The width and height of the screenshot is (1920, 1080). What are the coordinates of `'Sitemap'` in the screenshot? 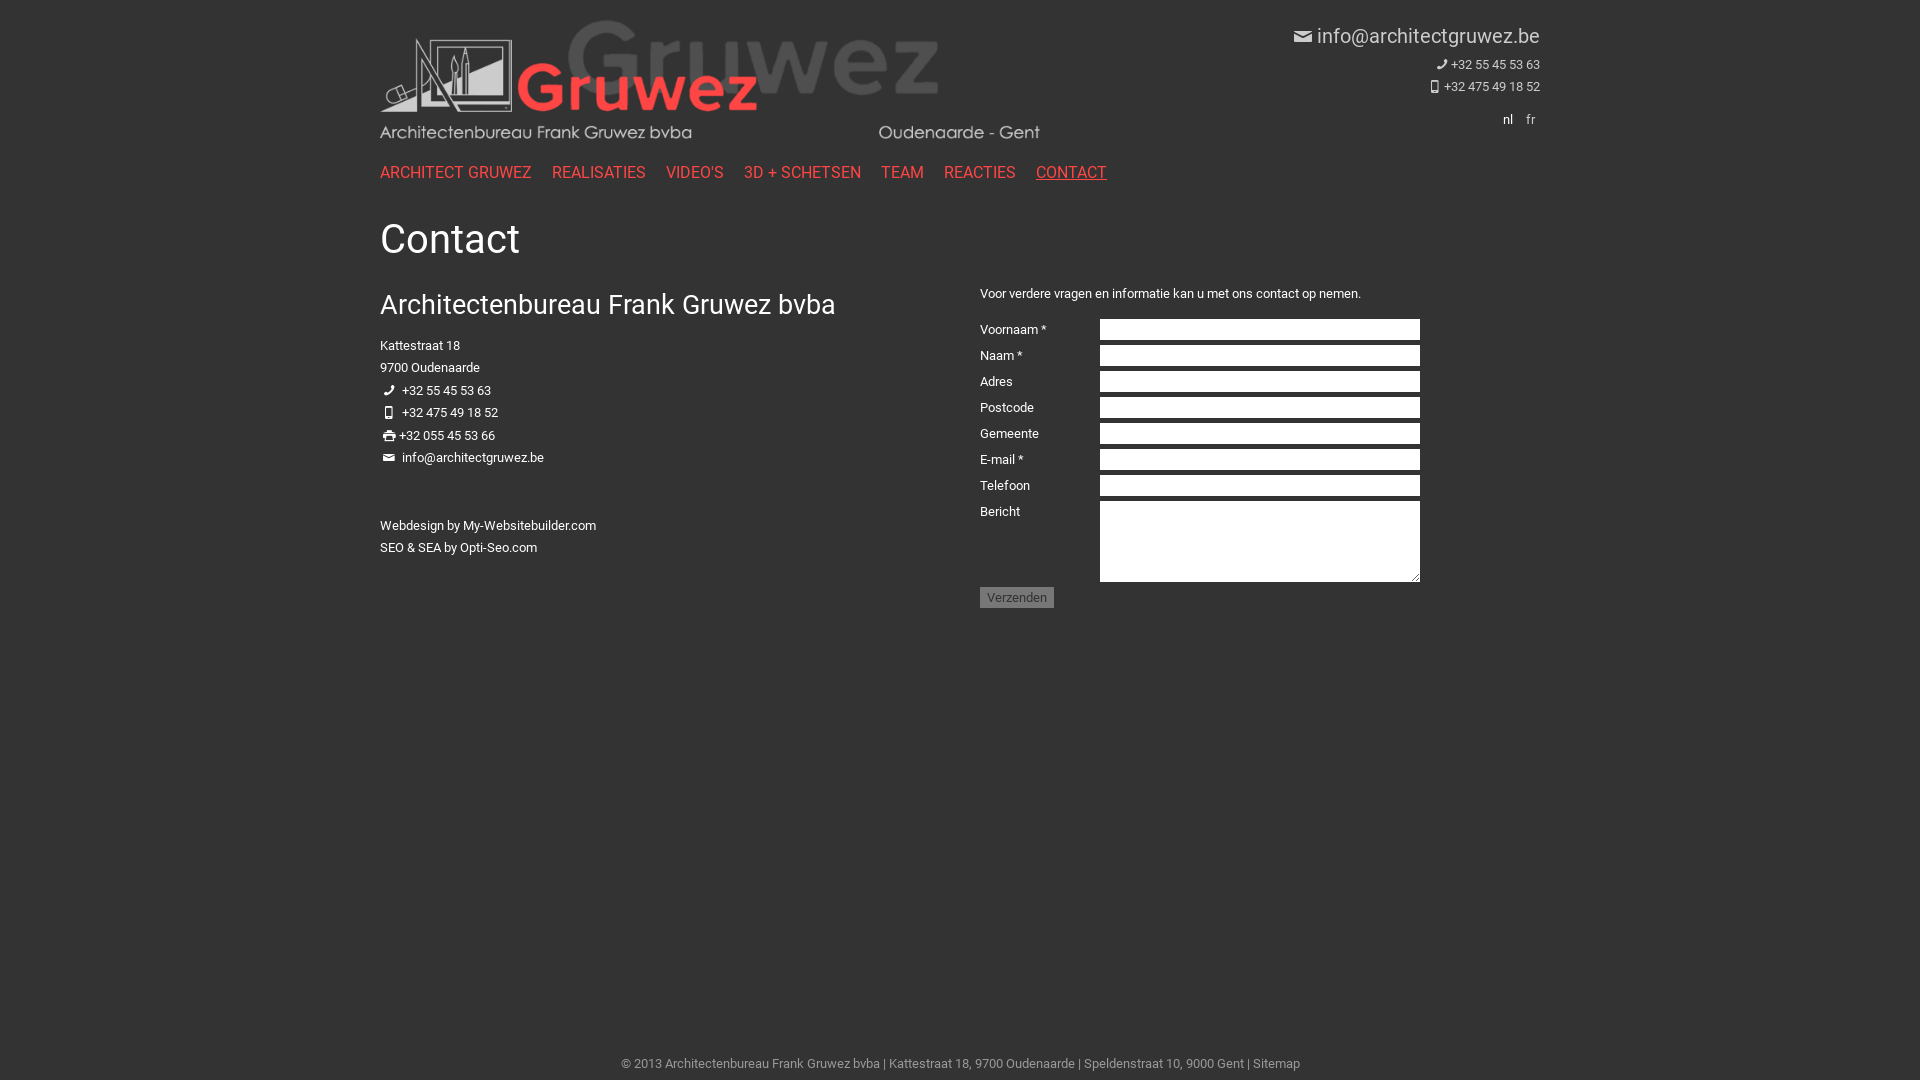 It's located at (1274, 1062).